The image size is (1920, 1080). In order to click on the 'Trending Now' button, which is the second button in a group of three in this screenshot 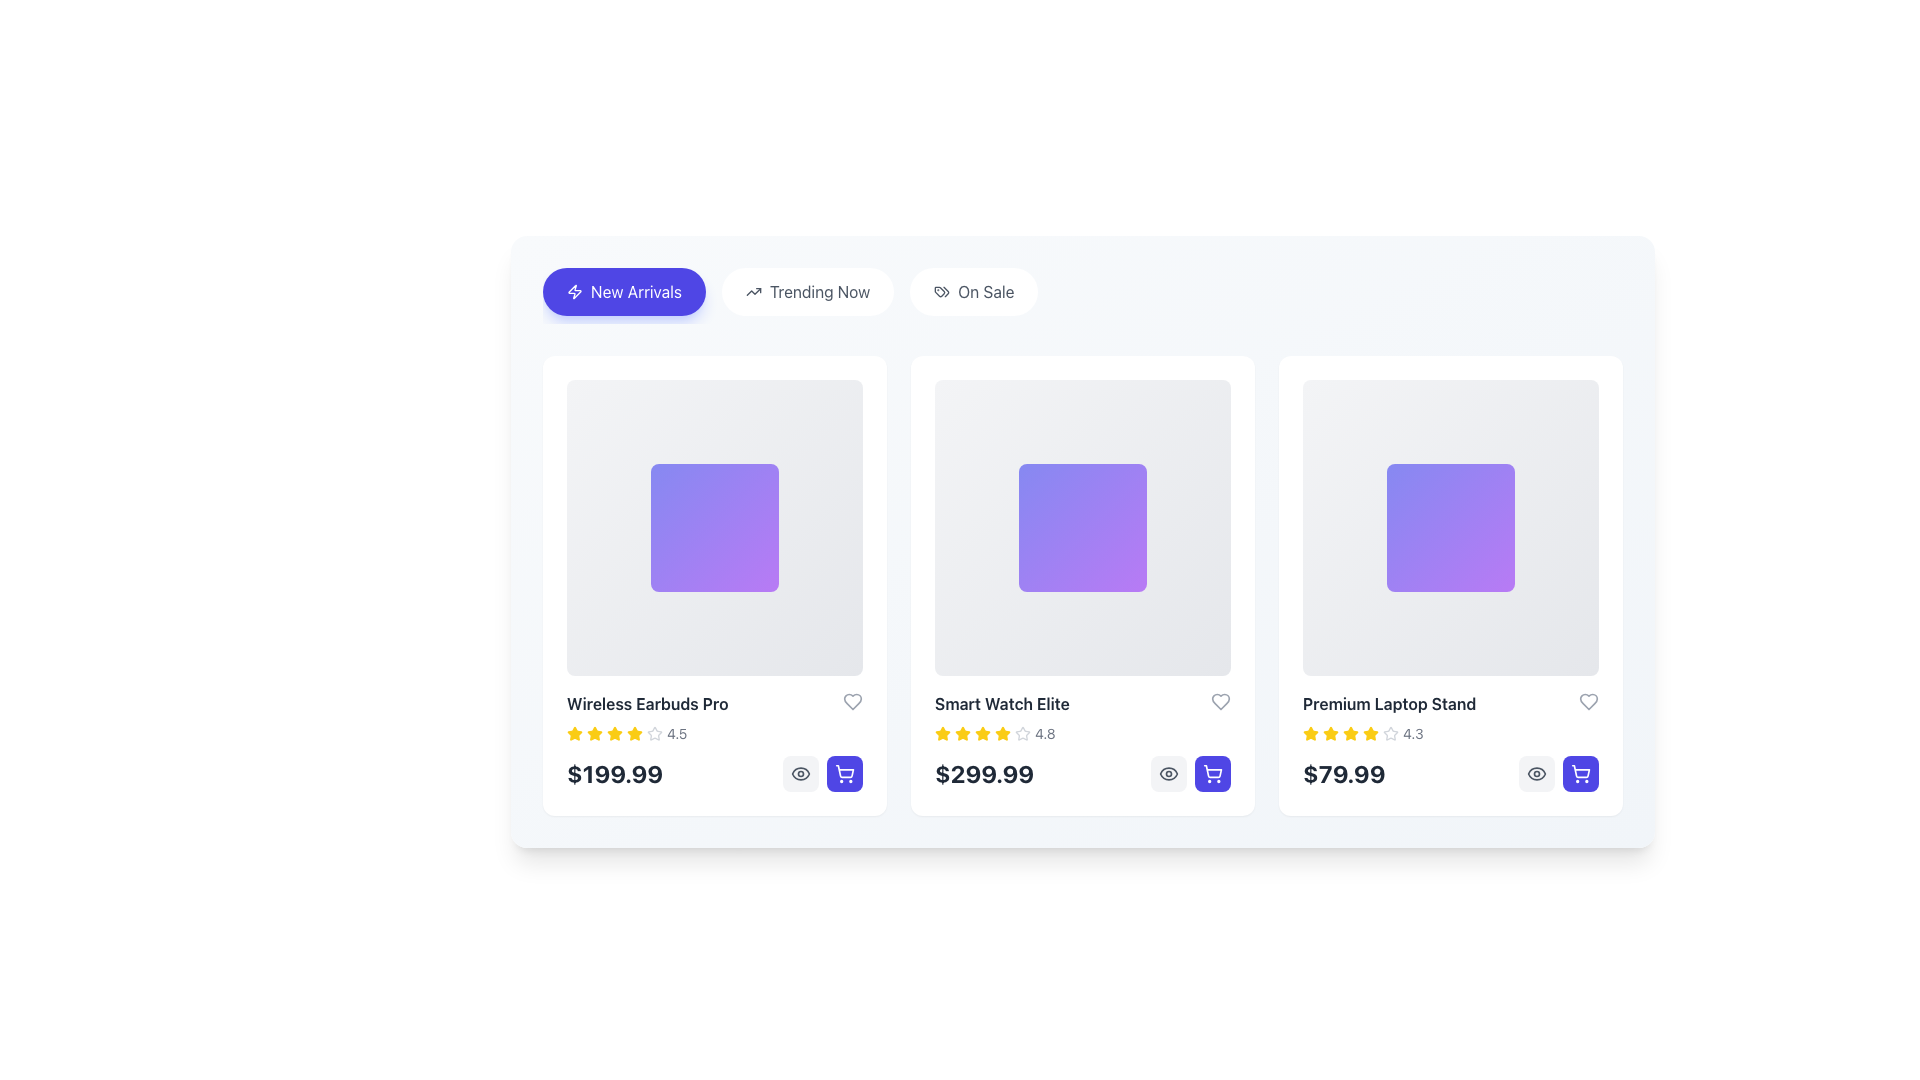, I will do `click(807, 292)`.